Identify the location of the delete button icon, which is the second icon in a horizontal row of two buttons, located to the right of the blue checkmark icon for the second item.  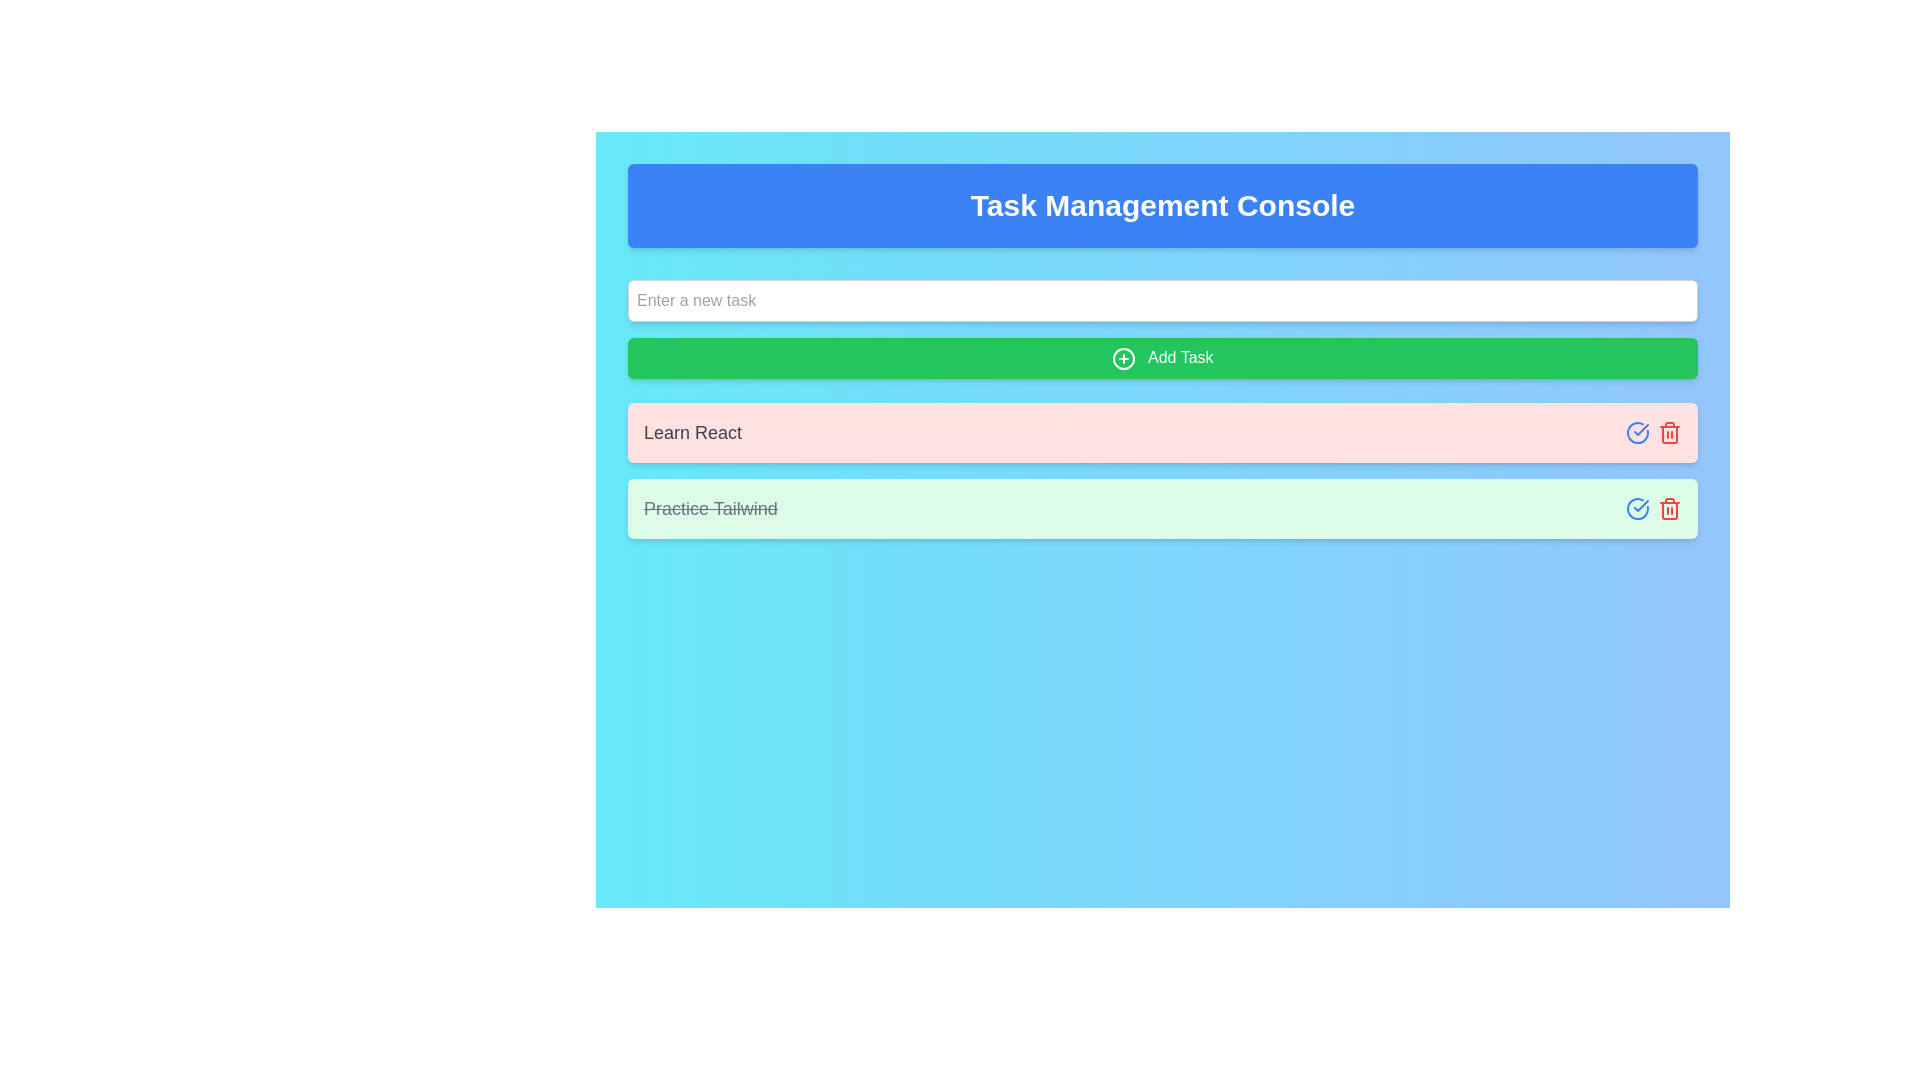
(1670, 431).